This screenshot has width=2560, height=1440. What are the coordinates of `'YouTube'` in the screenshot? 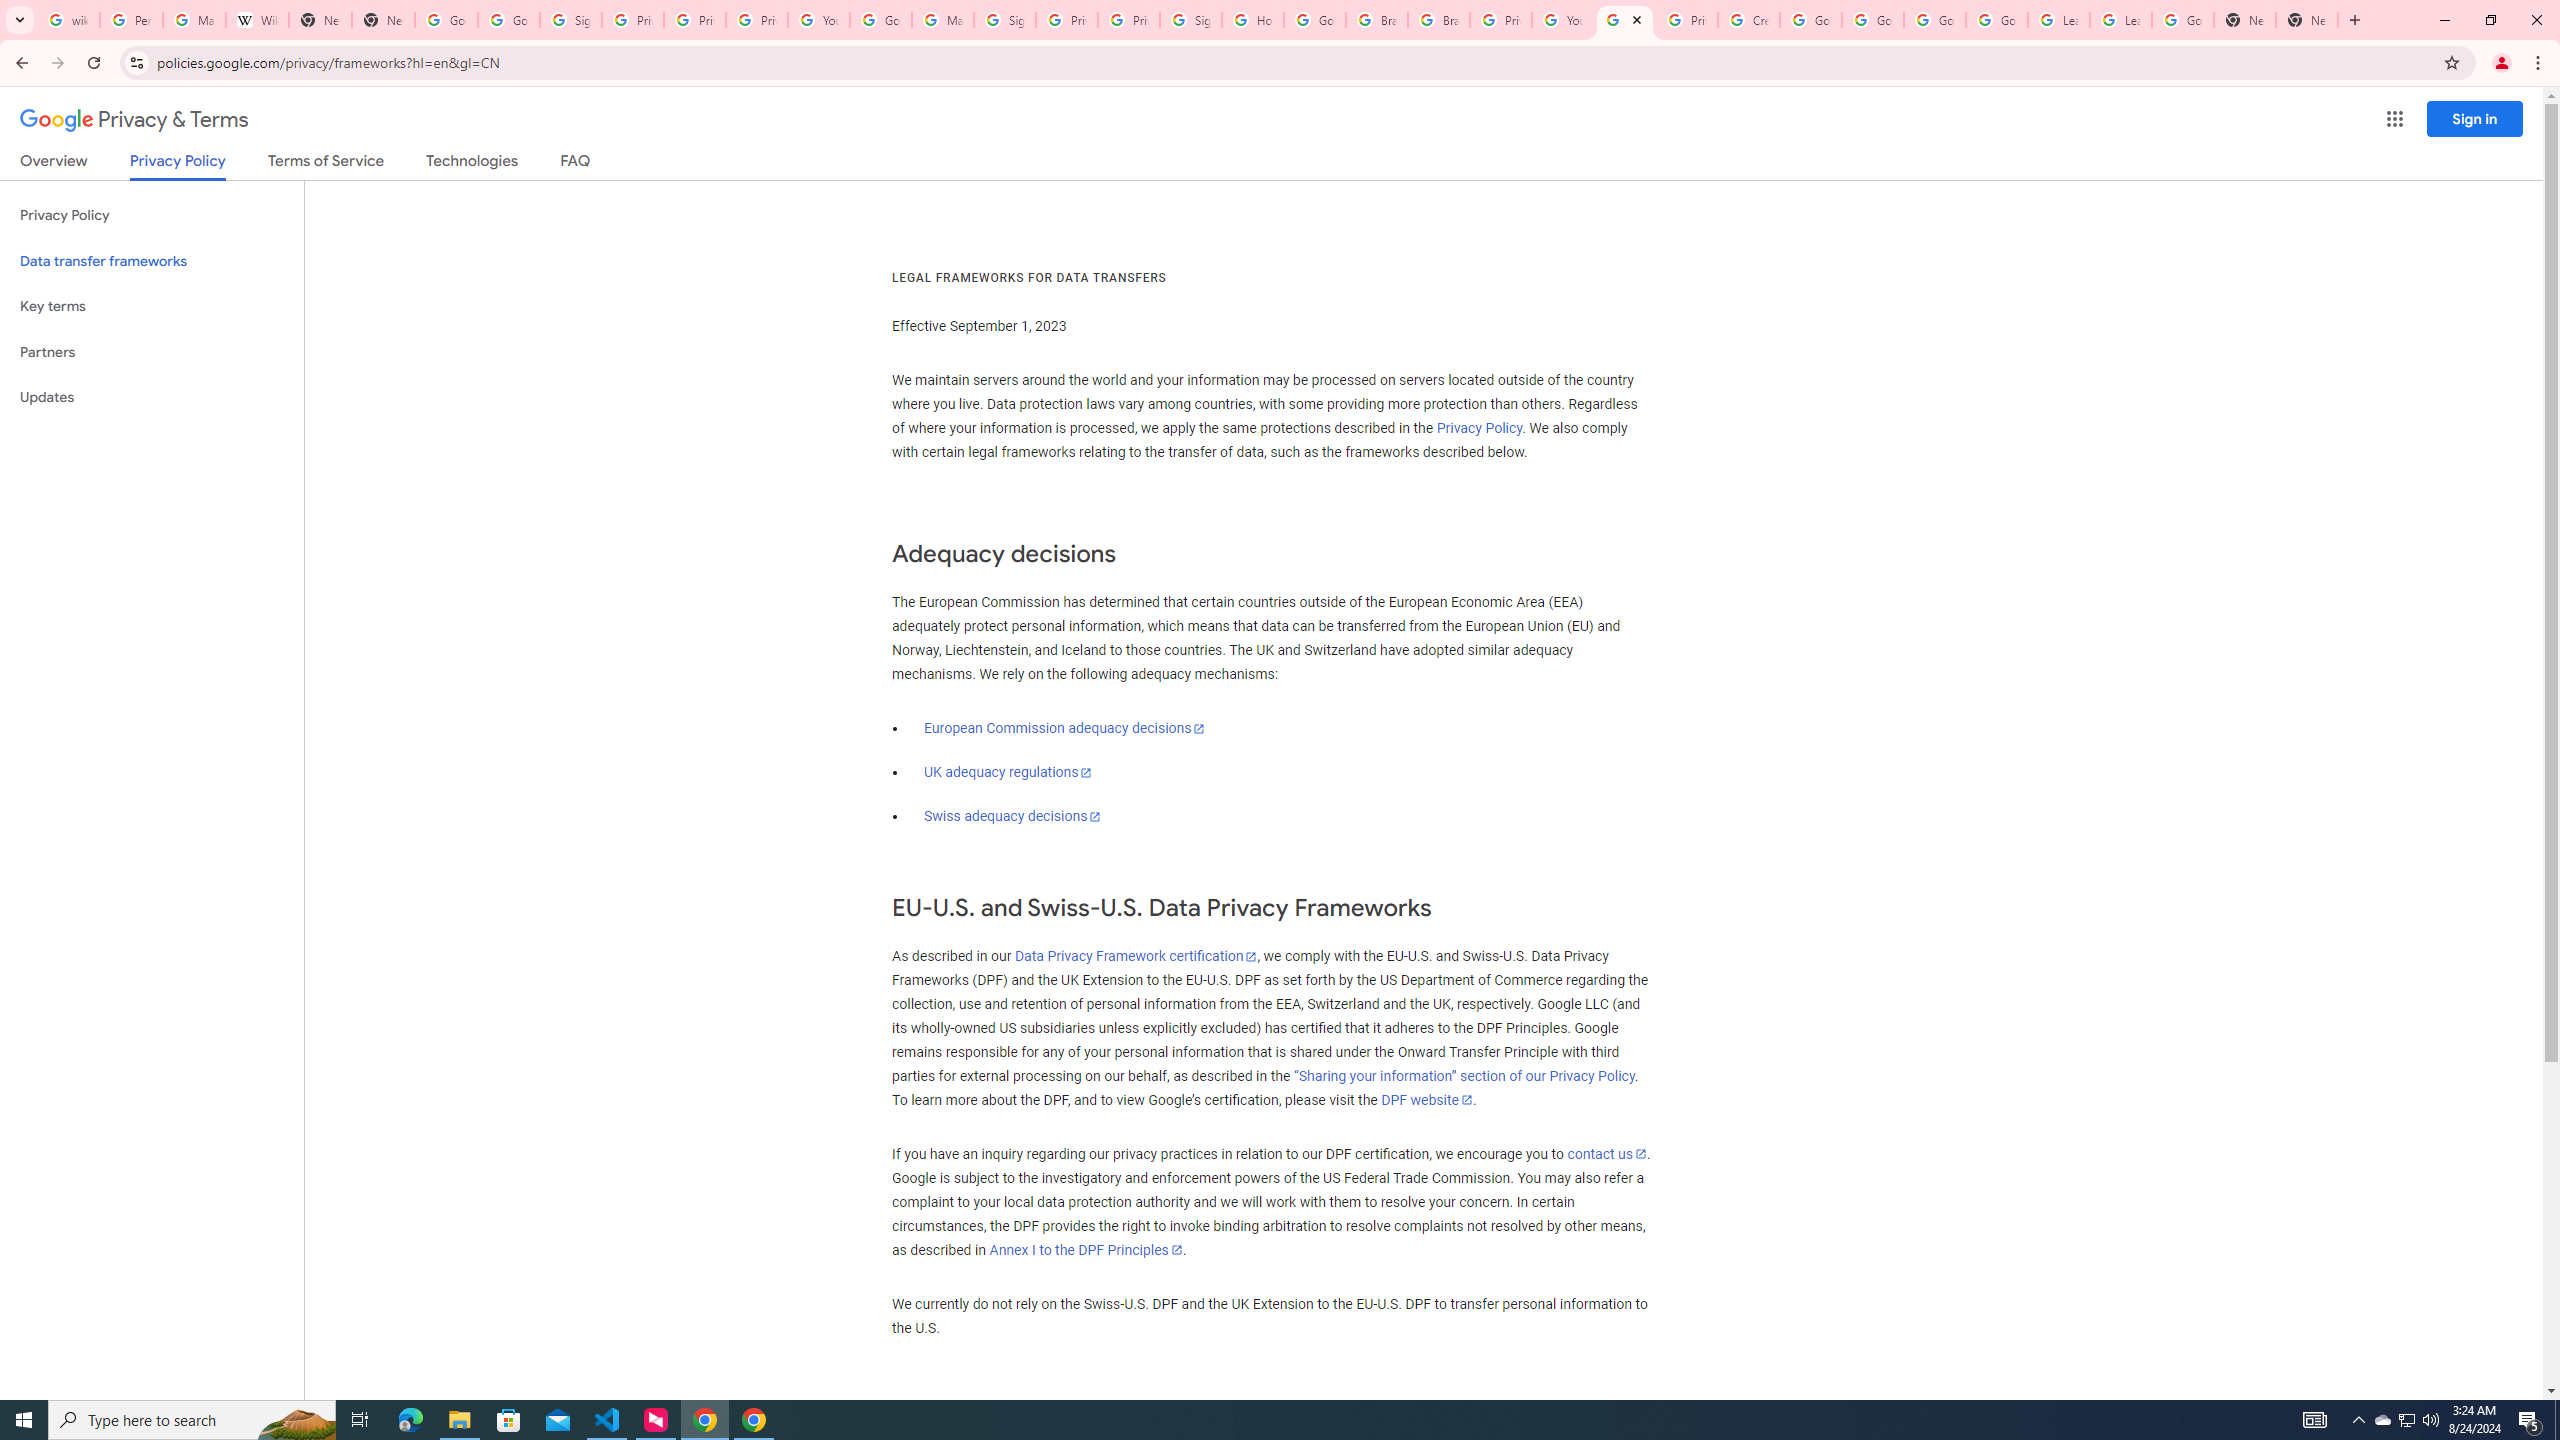 It's located at (819, 19).